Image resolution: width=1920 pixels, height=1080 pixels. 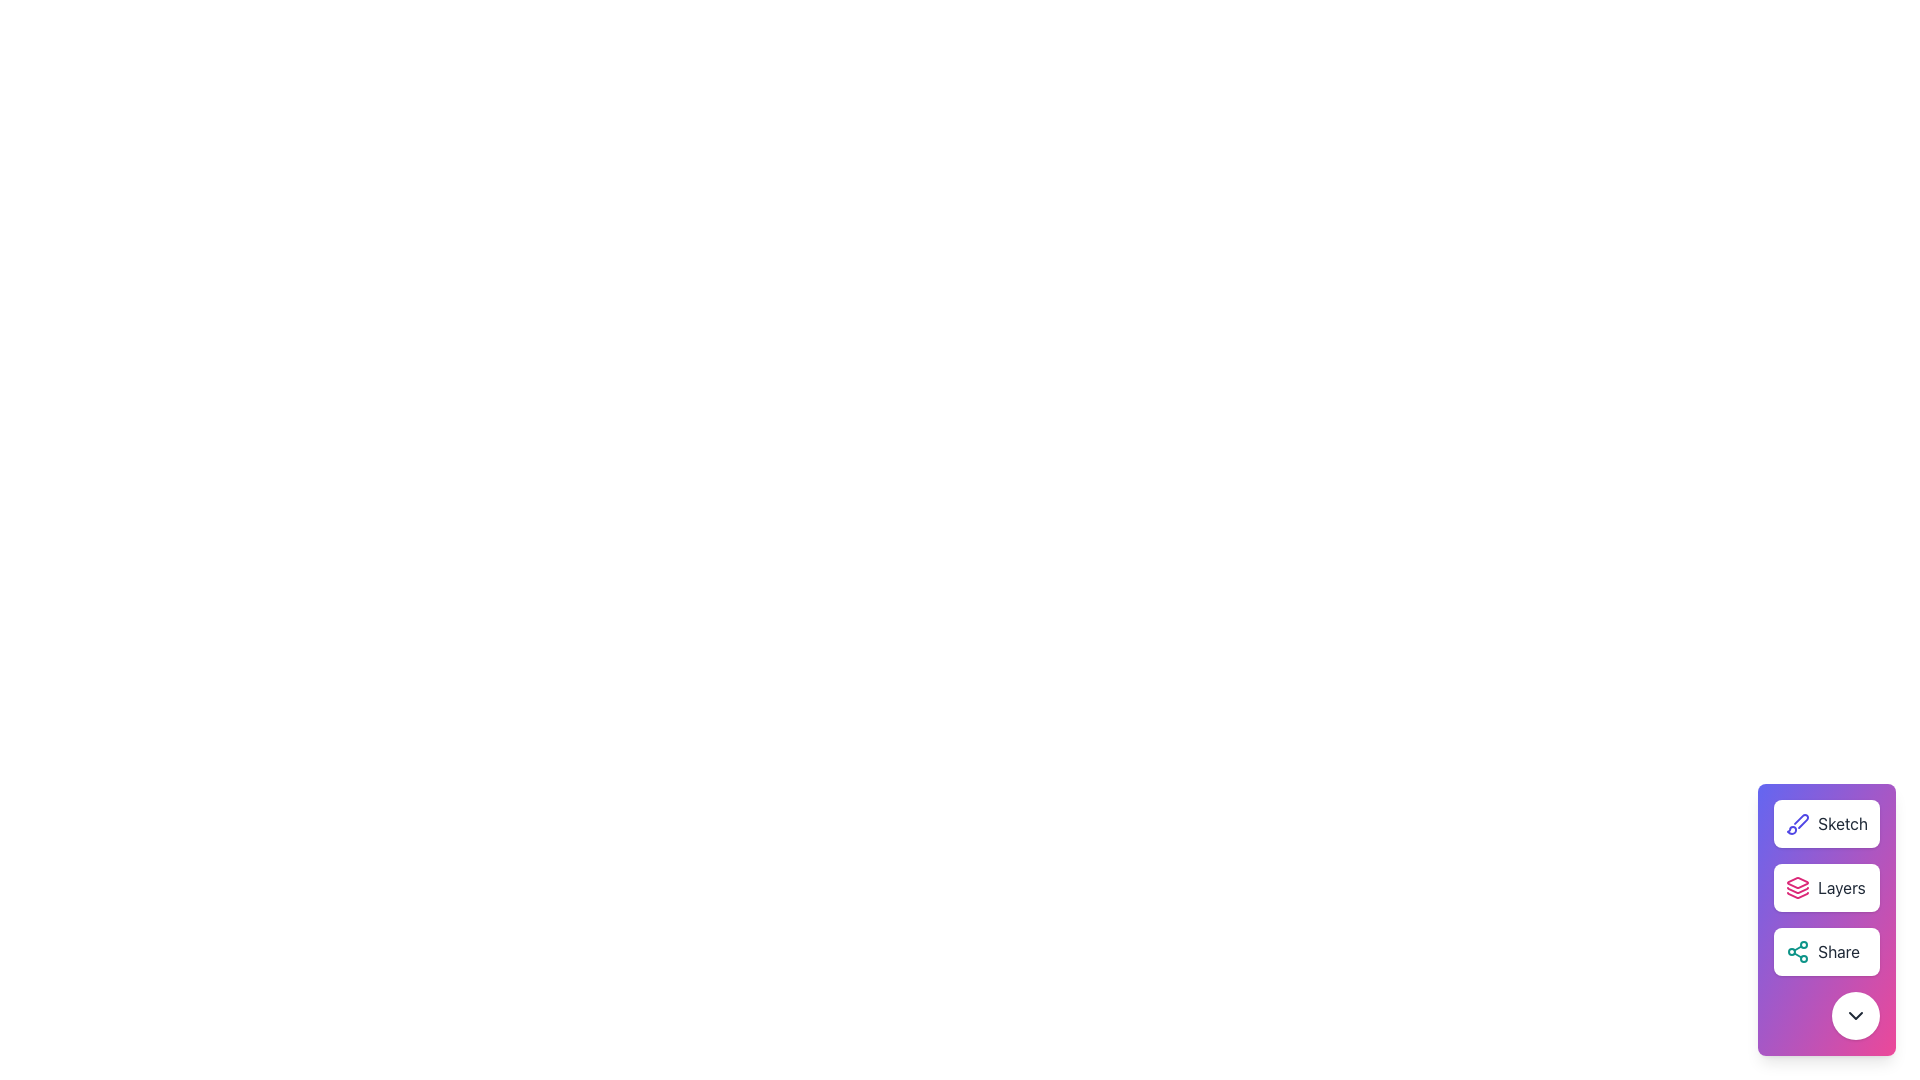 What do you see at coordinates (1839, 951) in the screenshot?
I see `the 'Share' text label, which is styled in dark gray and located on a white rounded rectangular button at the bottom of a vertical stack of buttons` at bounding box center [1839, 951].